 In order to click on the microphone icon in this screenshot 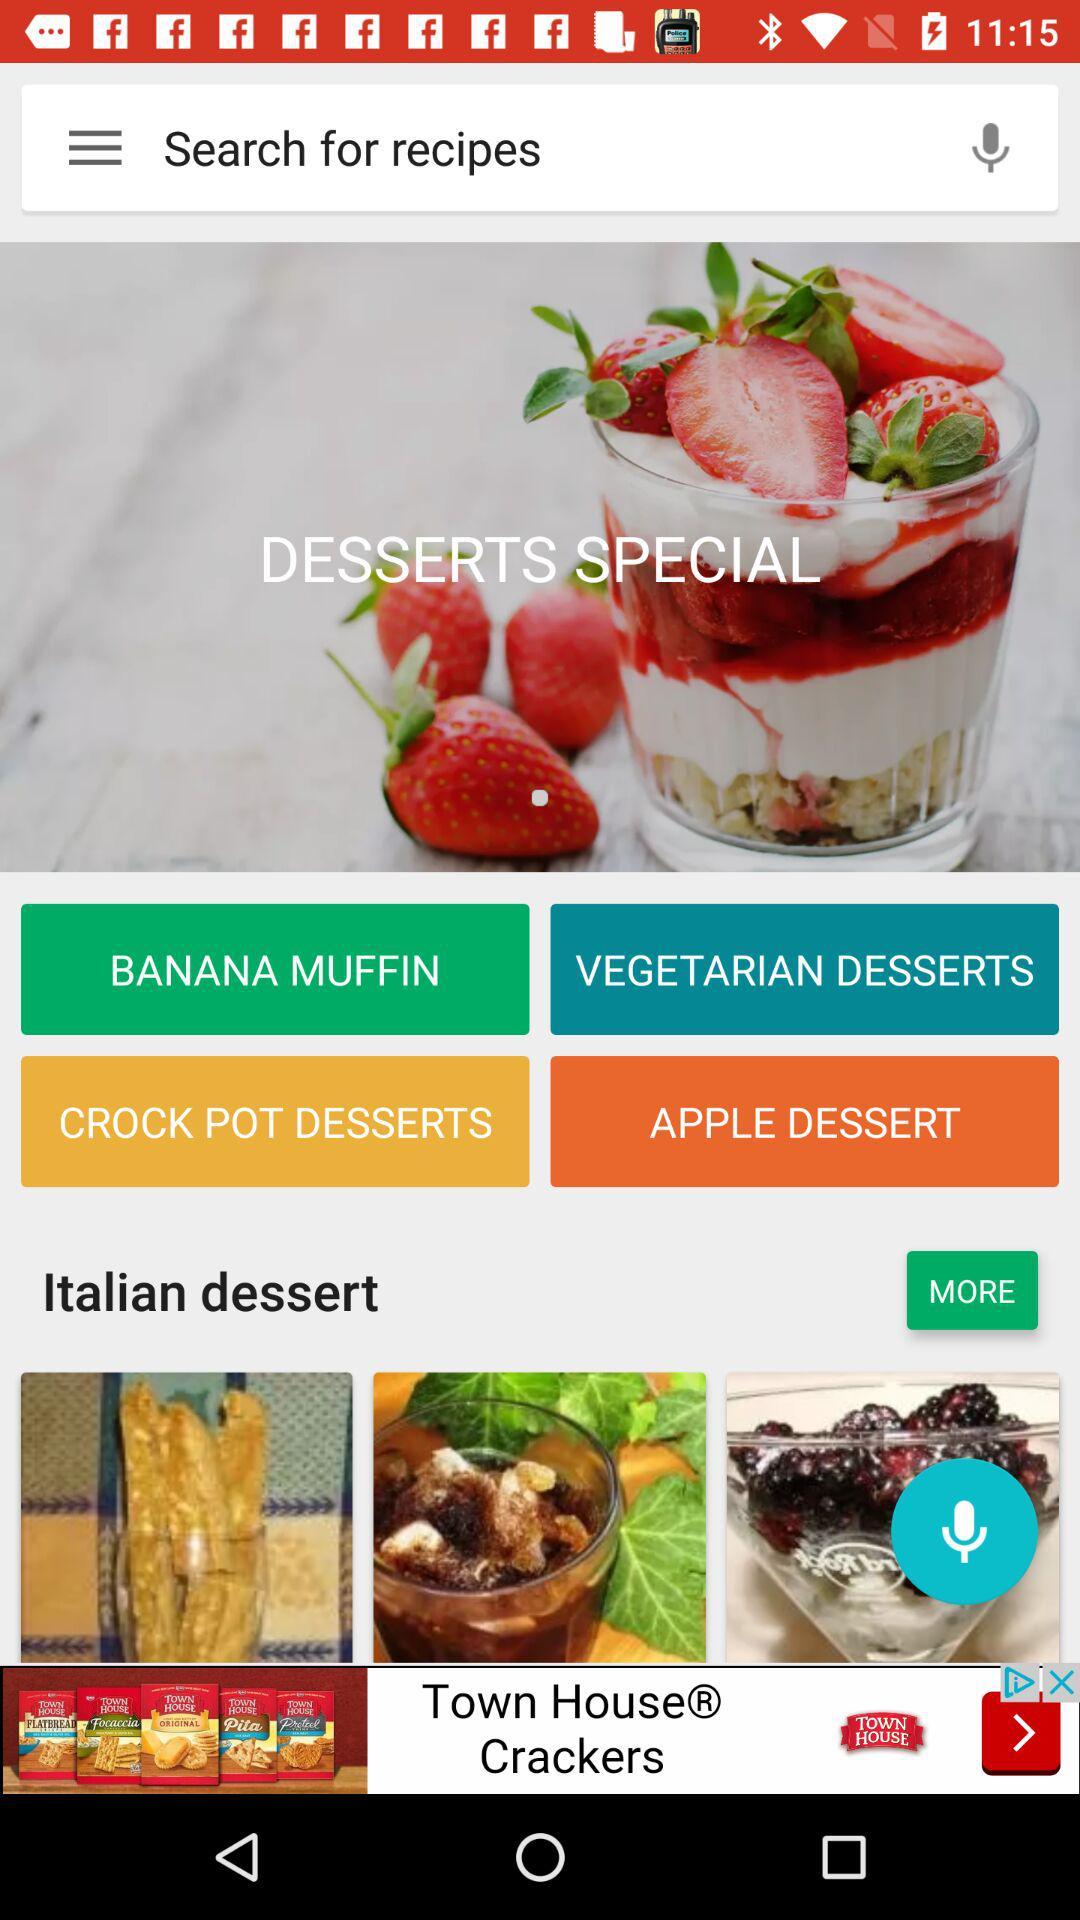, I will do `click(990, 146)`.